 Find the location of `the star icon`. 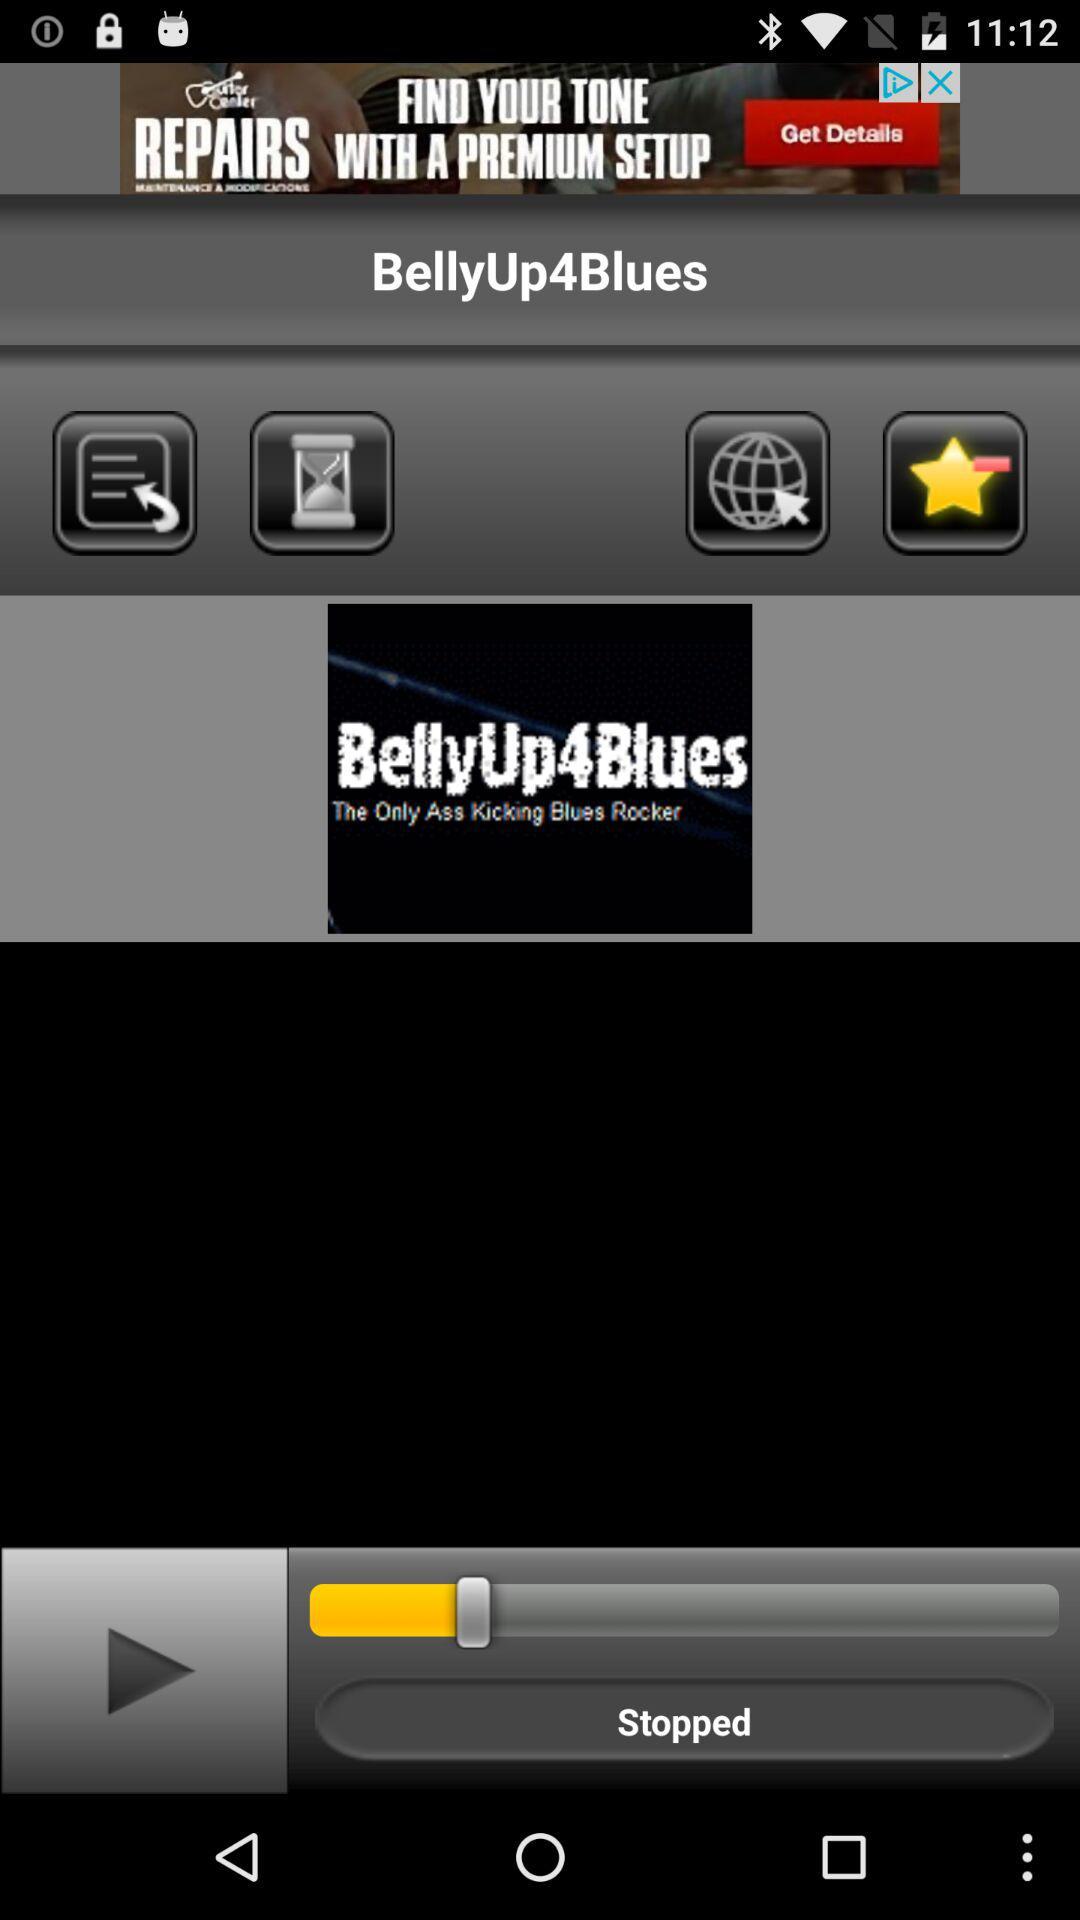

the star icon is located at coordinates (954, 517).